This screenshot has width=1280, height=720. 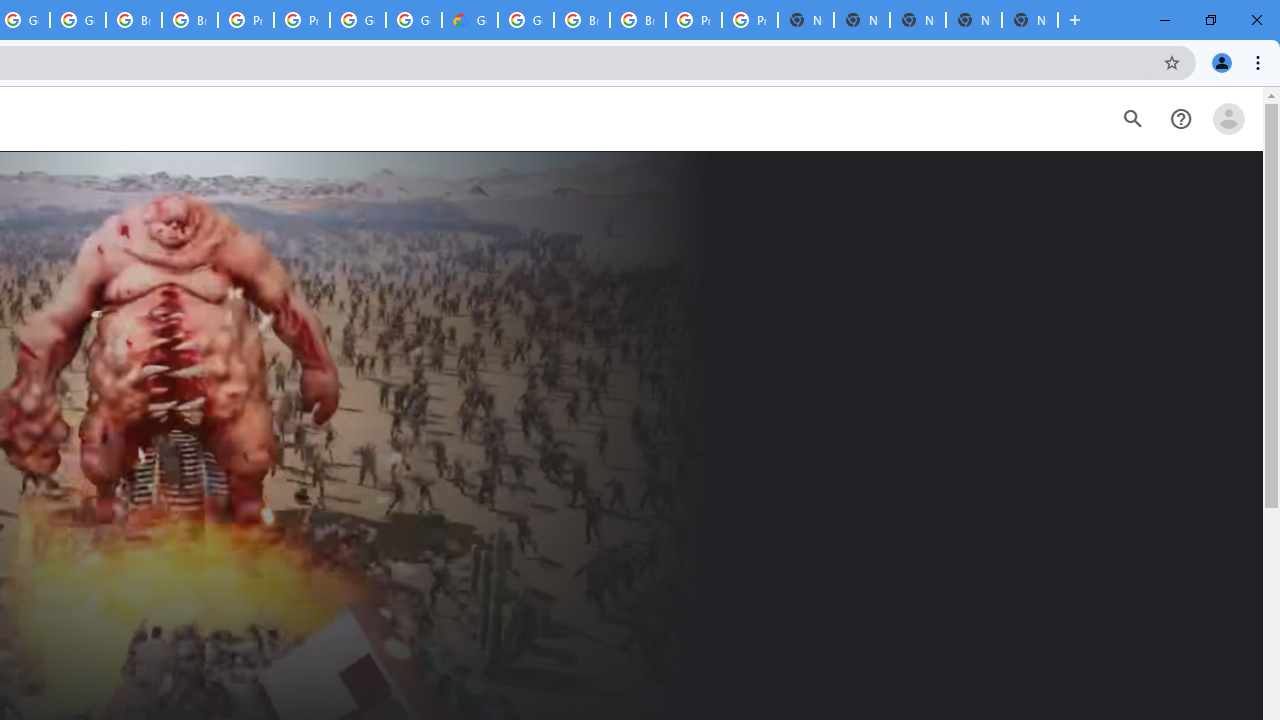 I want to click on 'Open account menu', so click(x=1227, y=119).